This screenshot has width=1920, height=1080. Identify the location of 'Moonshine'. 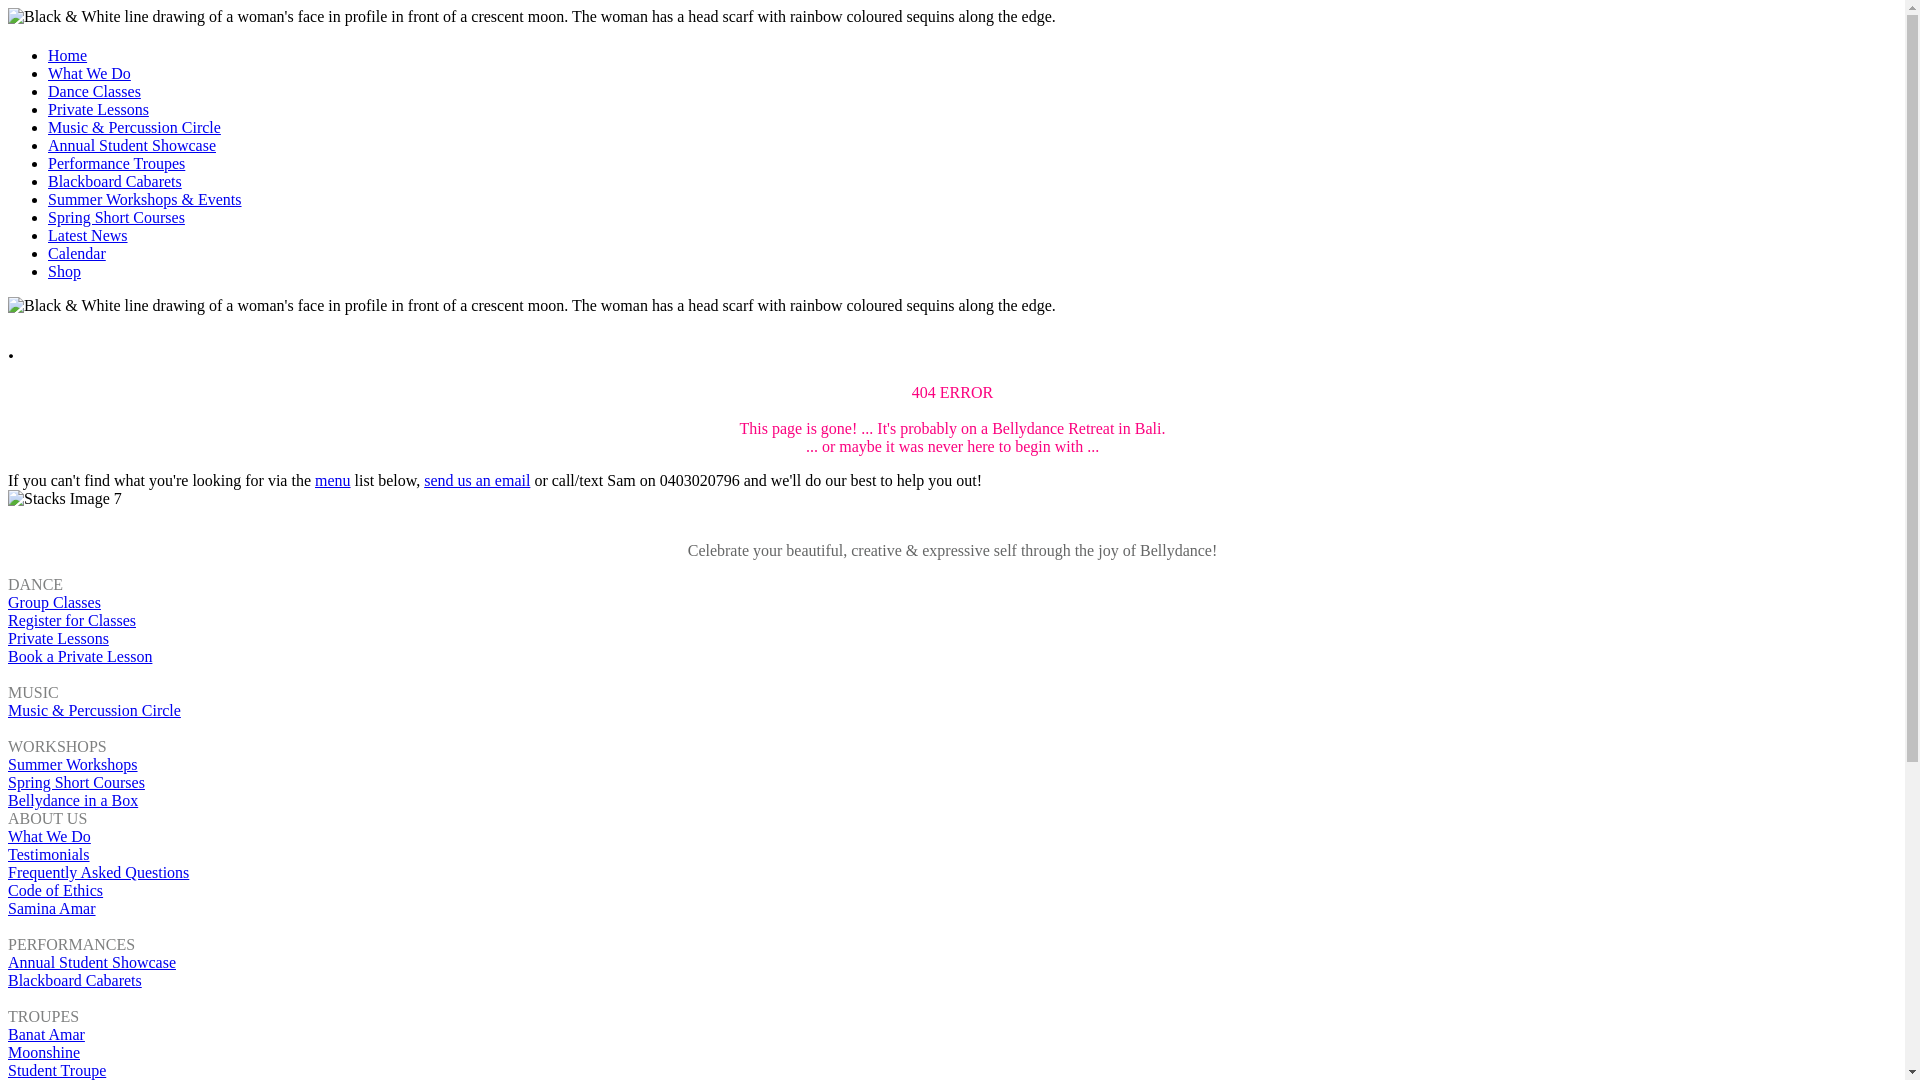
(43, 1051).